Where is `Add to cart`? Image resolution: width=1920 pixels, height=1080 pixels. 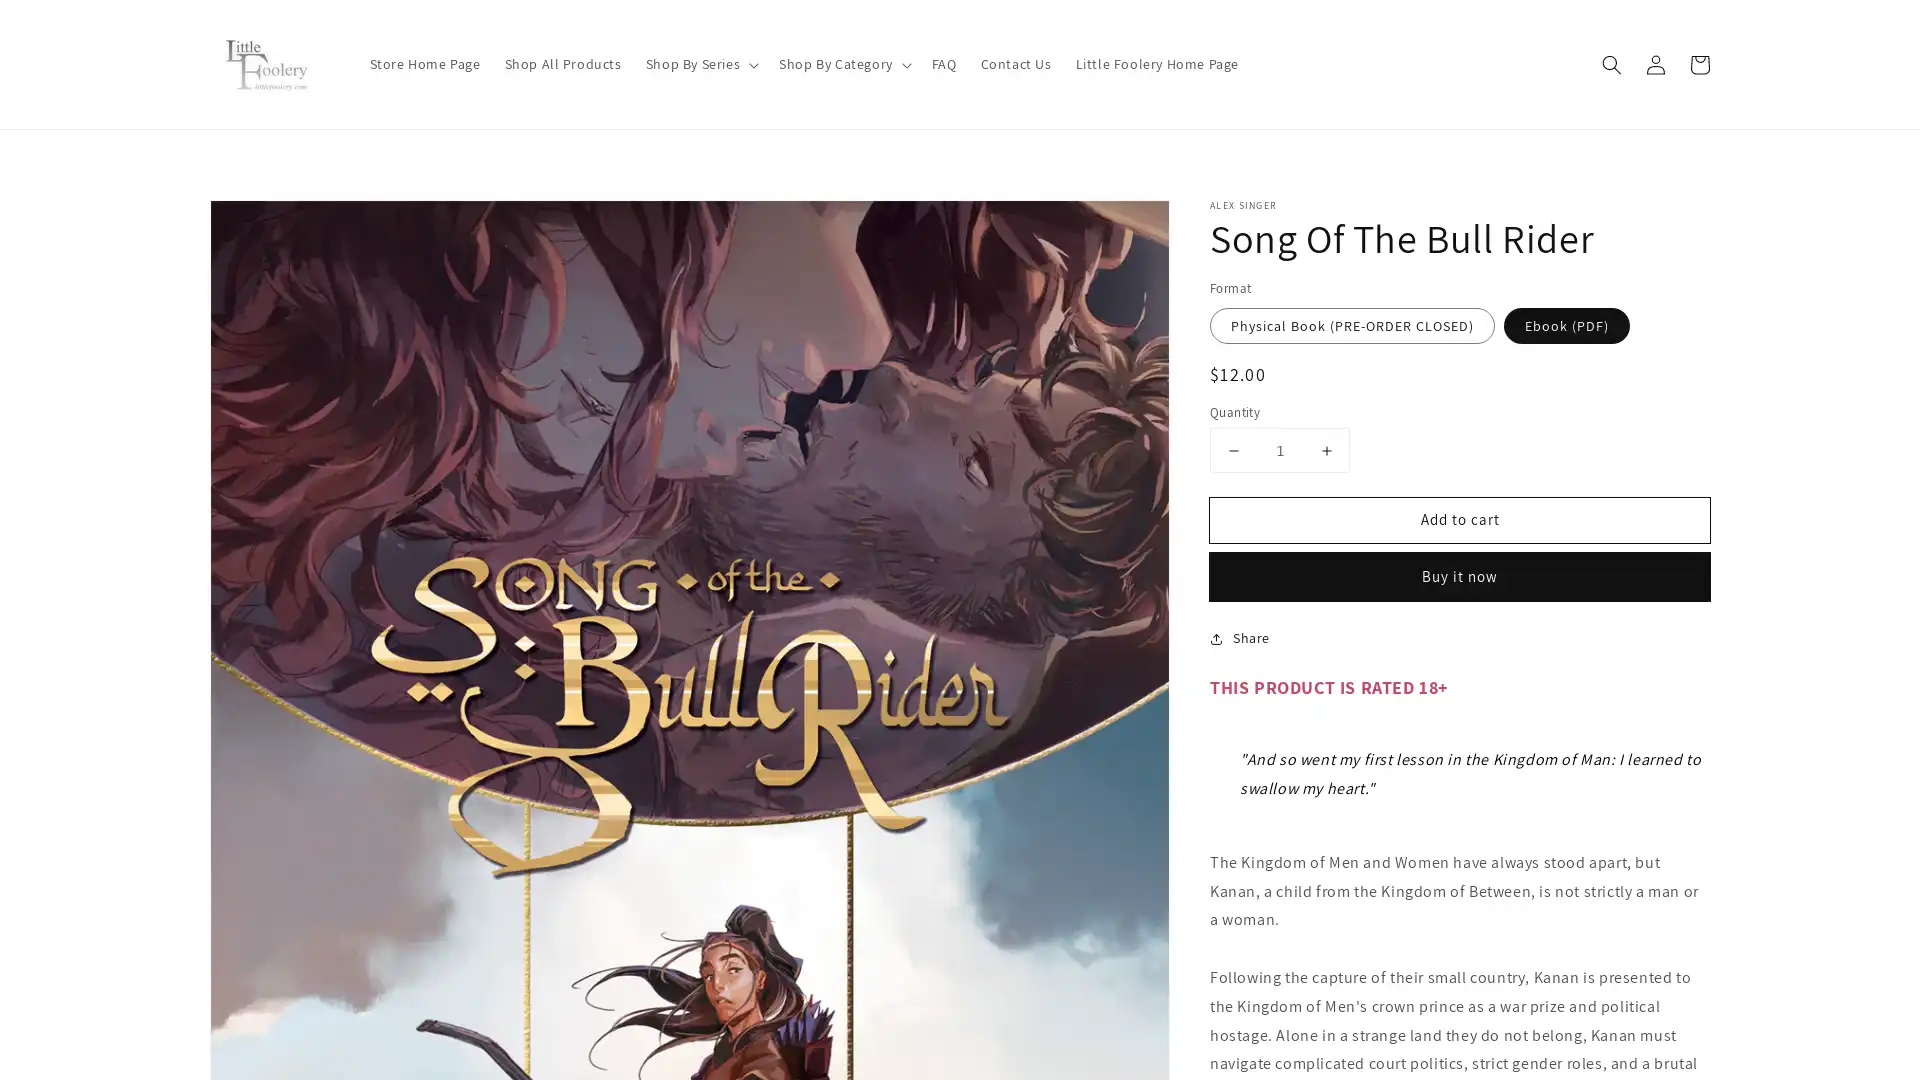
Add to cart is located at coordinates (1459, 519).